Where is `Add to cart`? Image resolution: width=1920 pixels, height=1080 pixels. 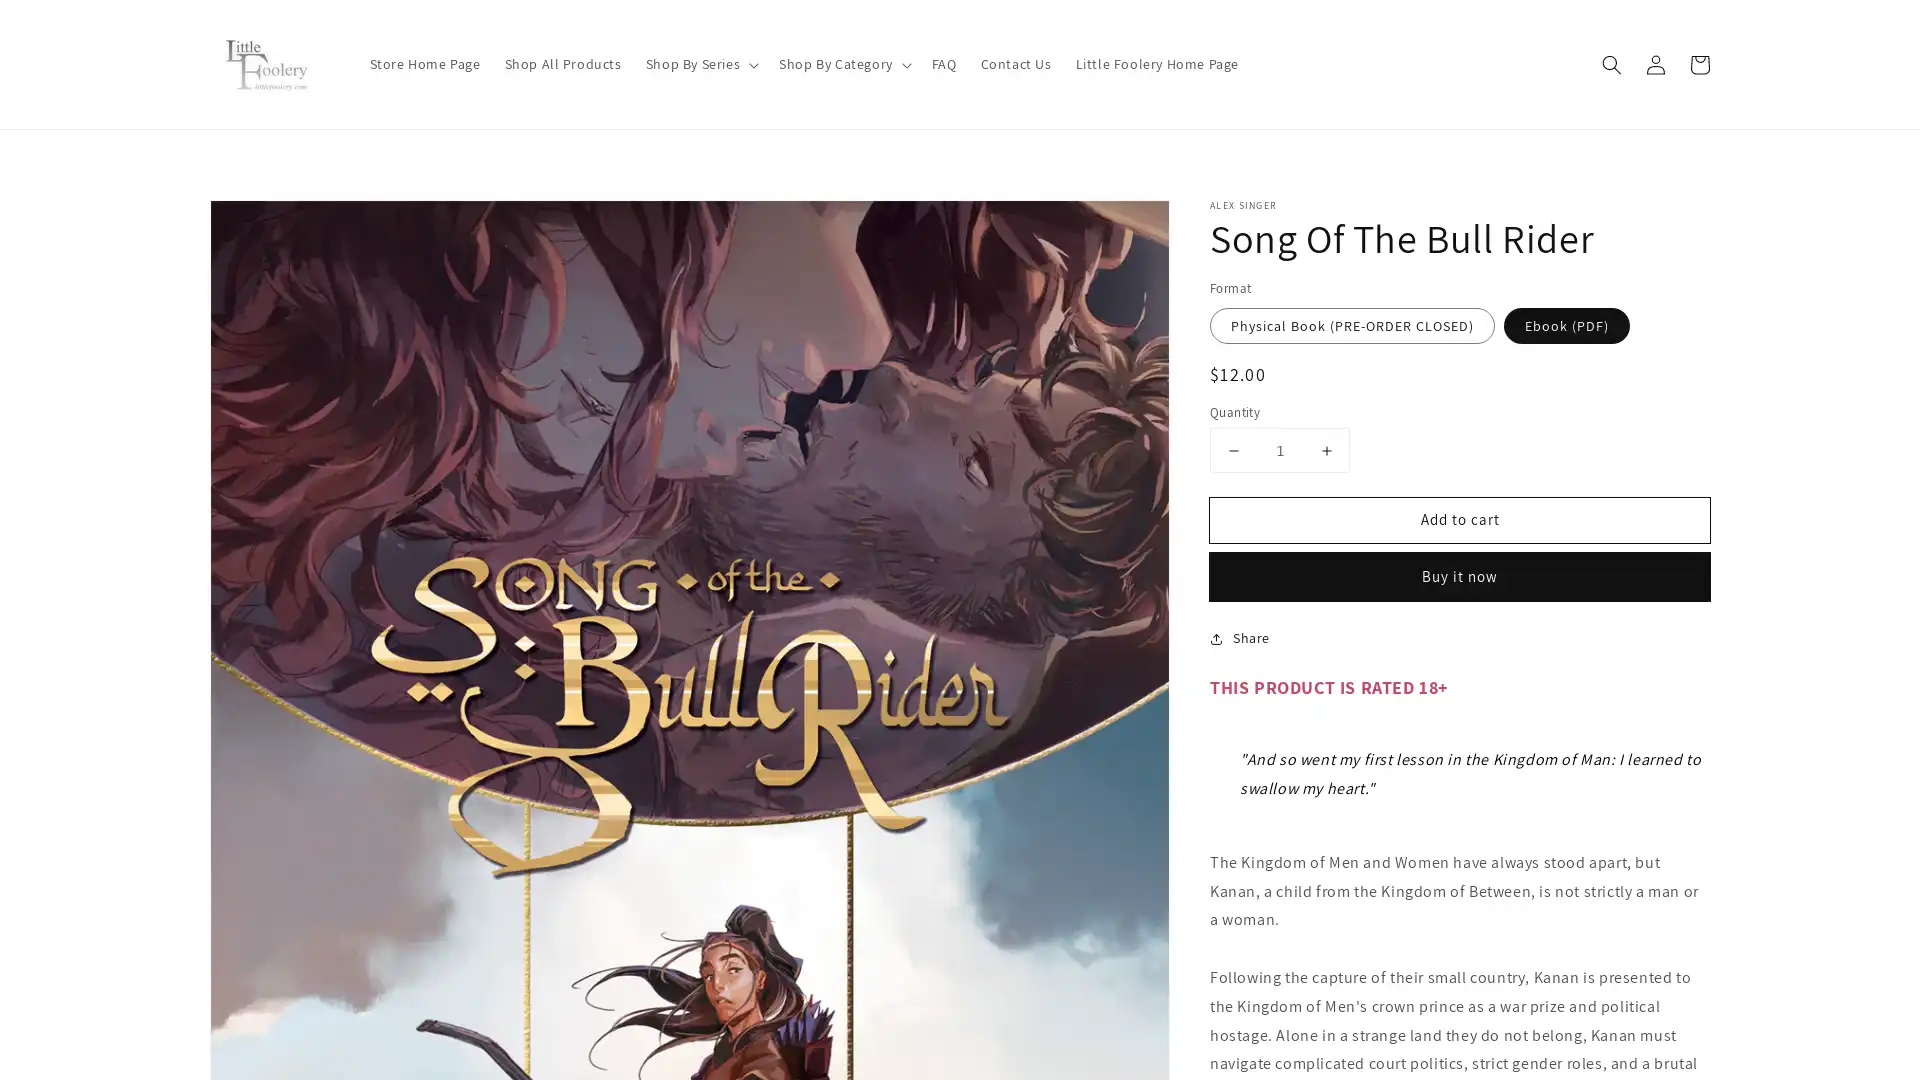
Add to cart is located at coordinates (1459, 519).